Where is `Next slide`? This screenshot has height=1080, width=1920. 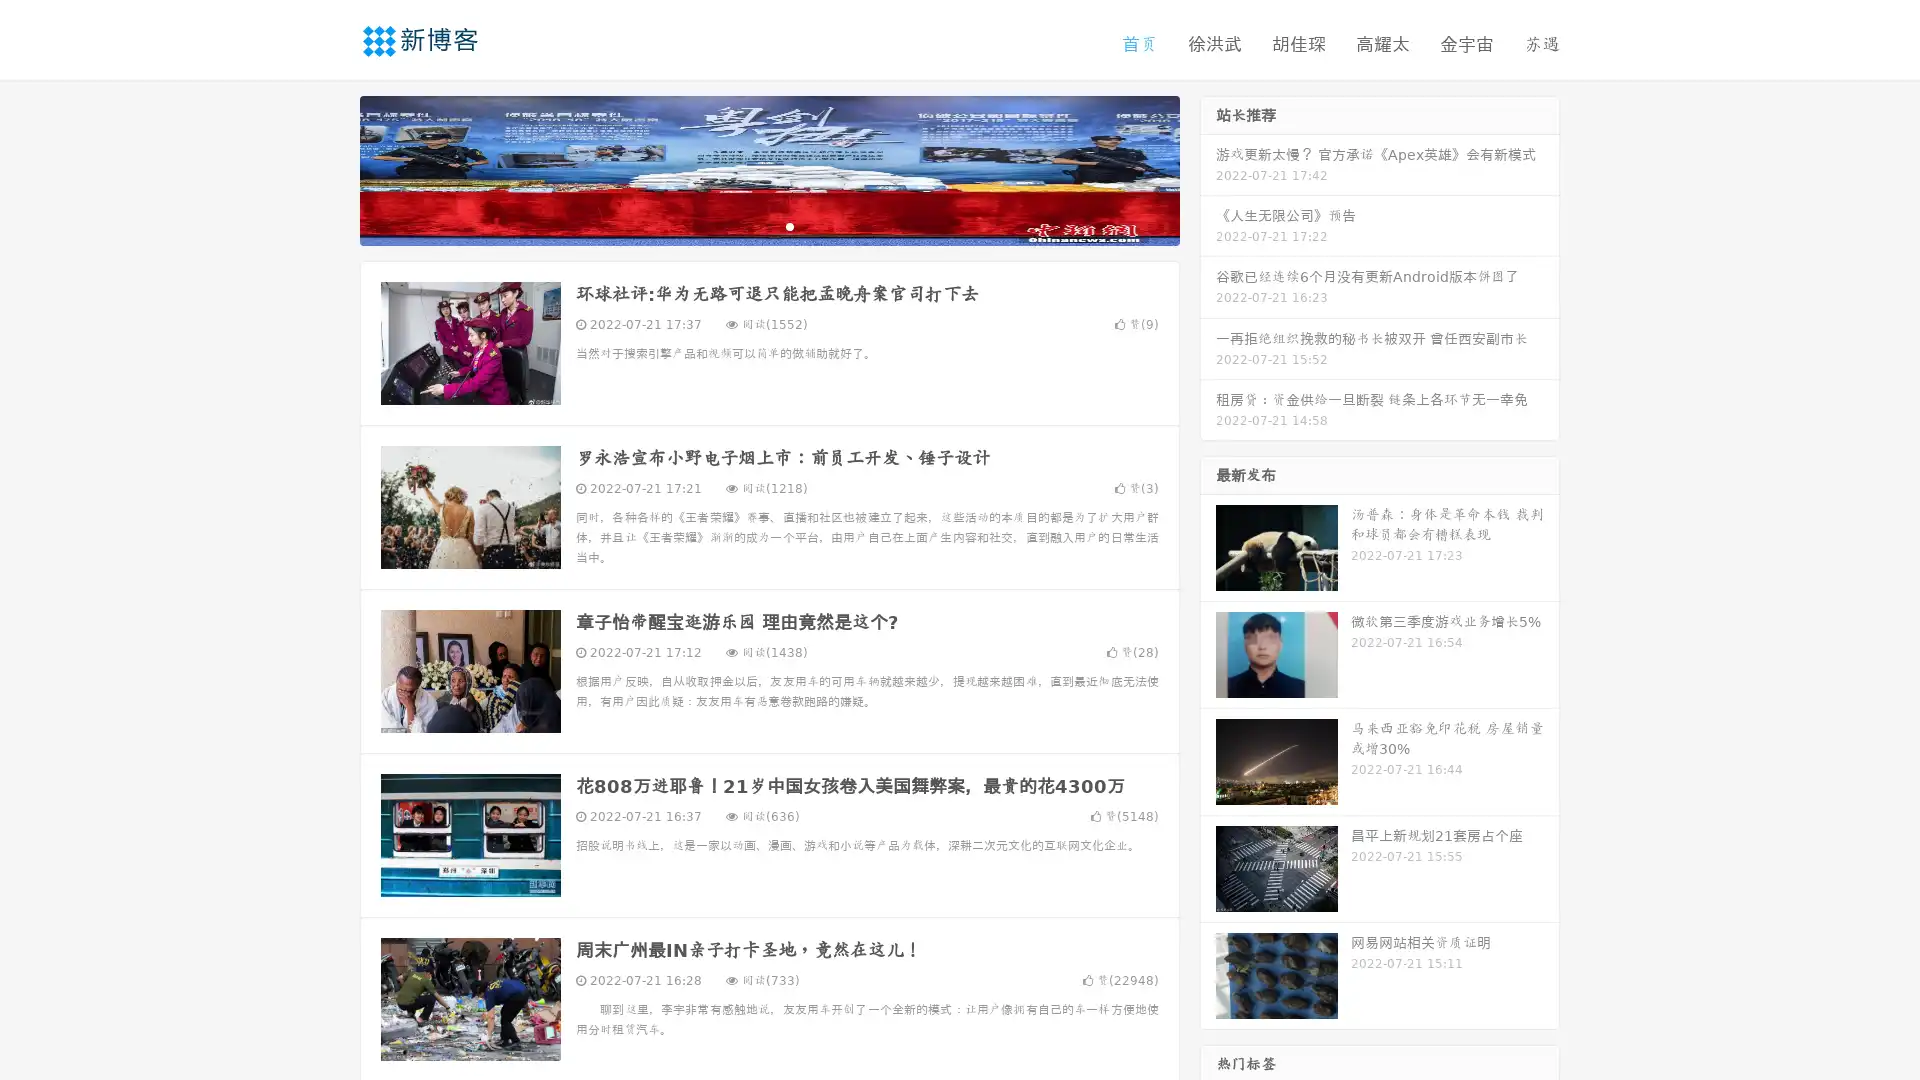
Next slide is located at coordinates (1208, 168).